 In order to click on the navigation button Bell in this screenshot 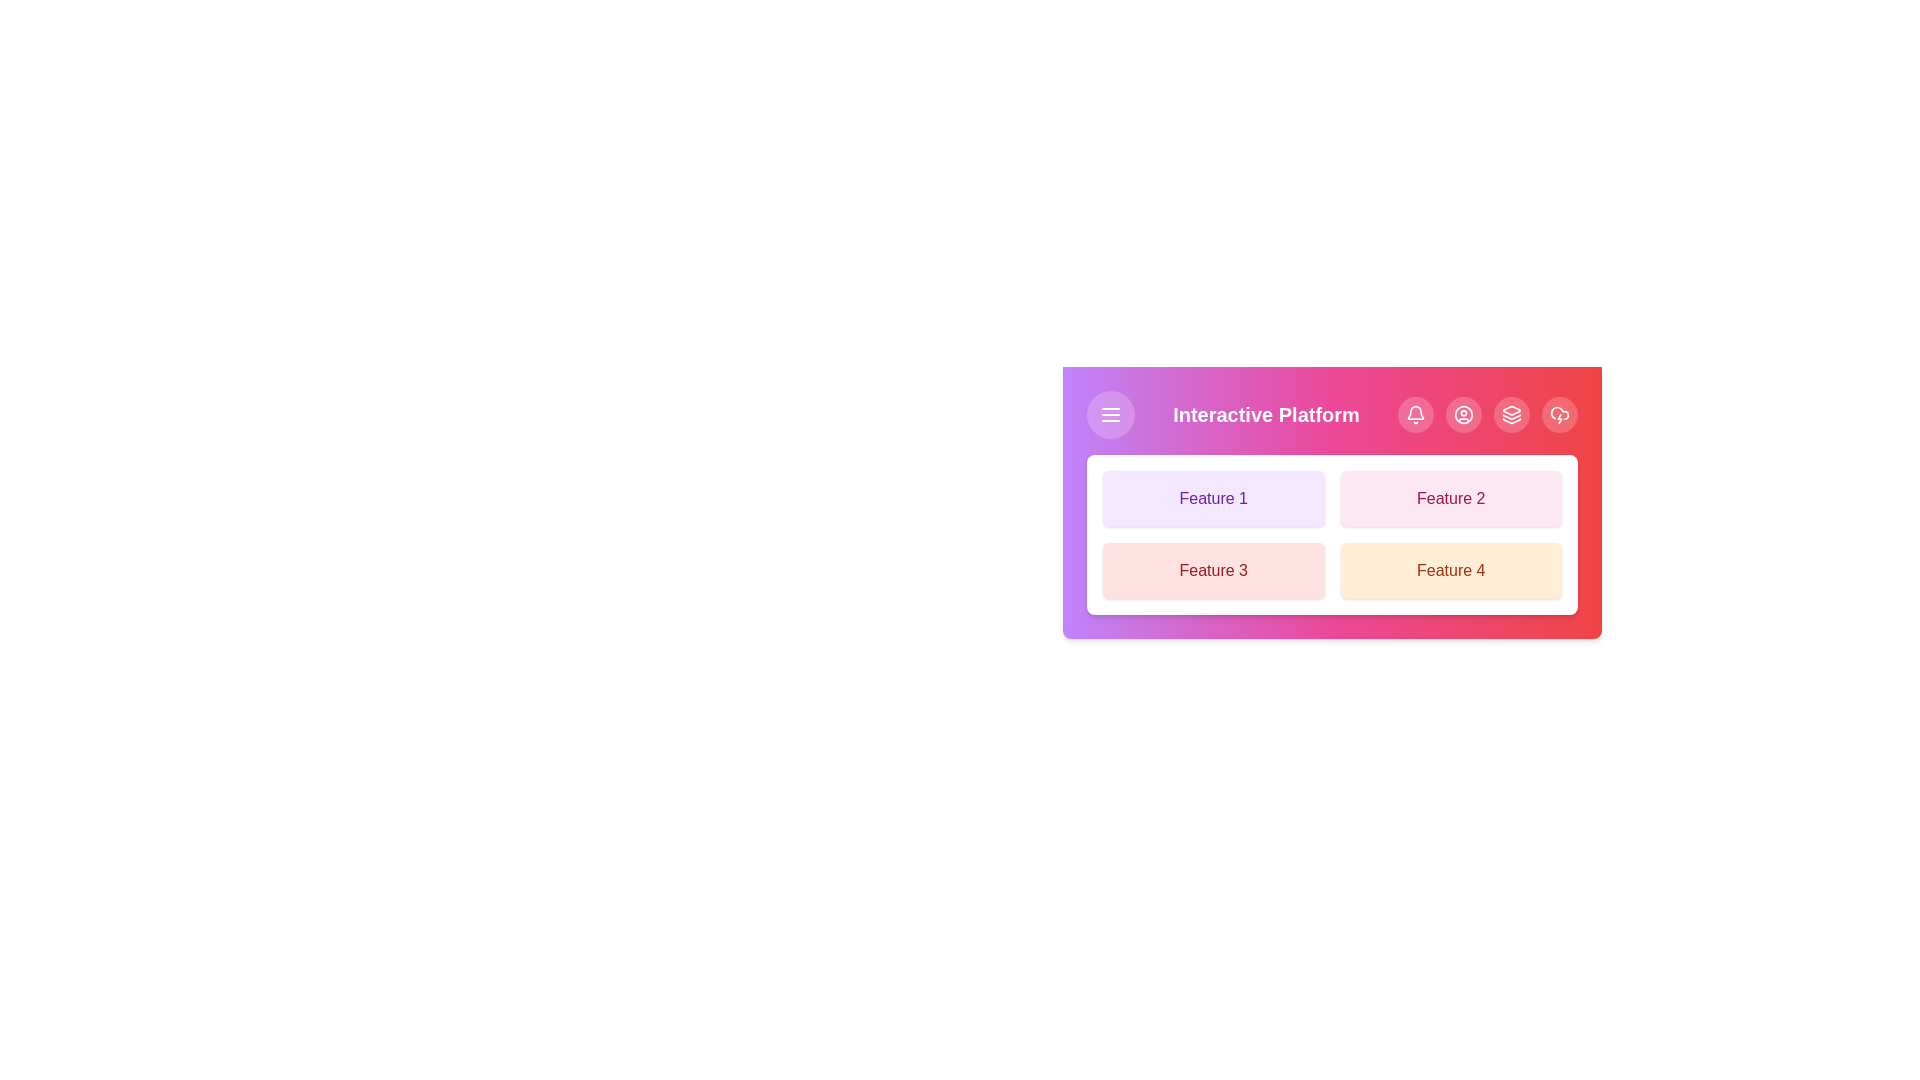, I will do `click(1415, 414)`.